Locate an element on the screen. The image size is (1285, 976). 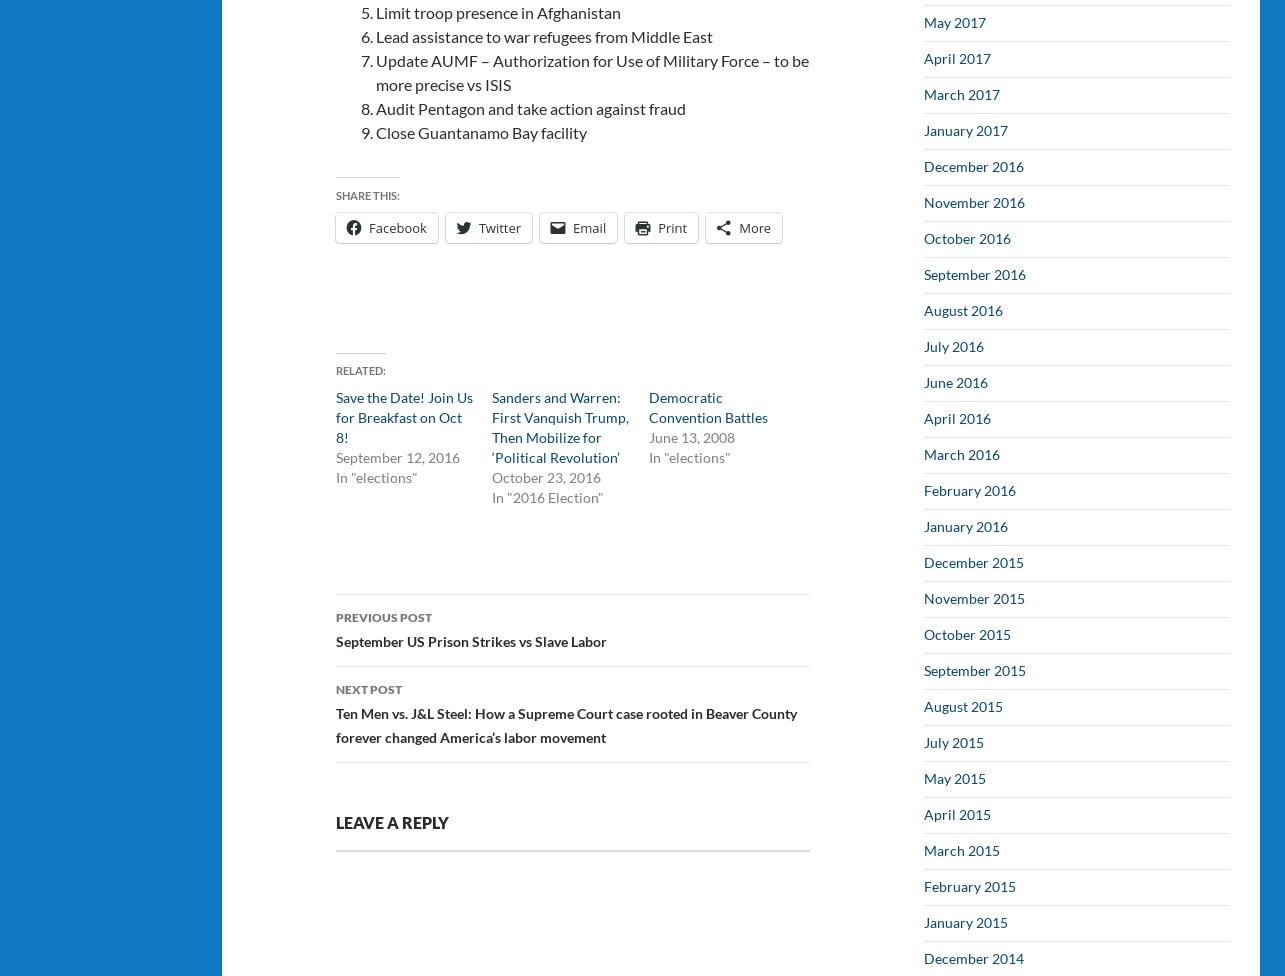
'September 2015' is located at coordinates (975, 669).